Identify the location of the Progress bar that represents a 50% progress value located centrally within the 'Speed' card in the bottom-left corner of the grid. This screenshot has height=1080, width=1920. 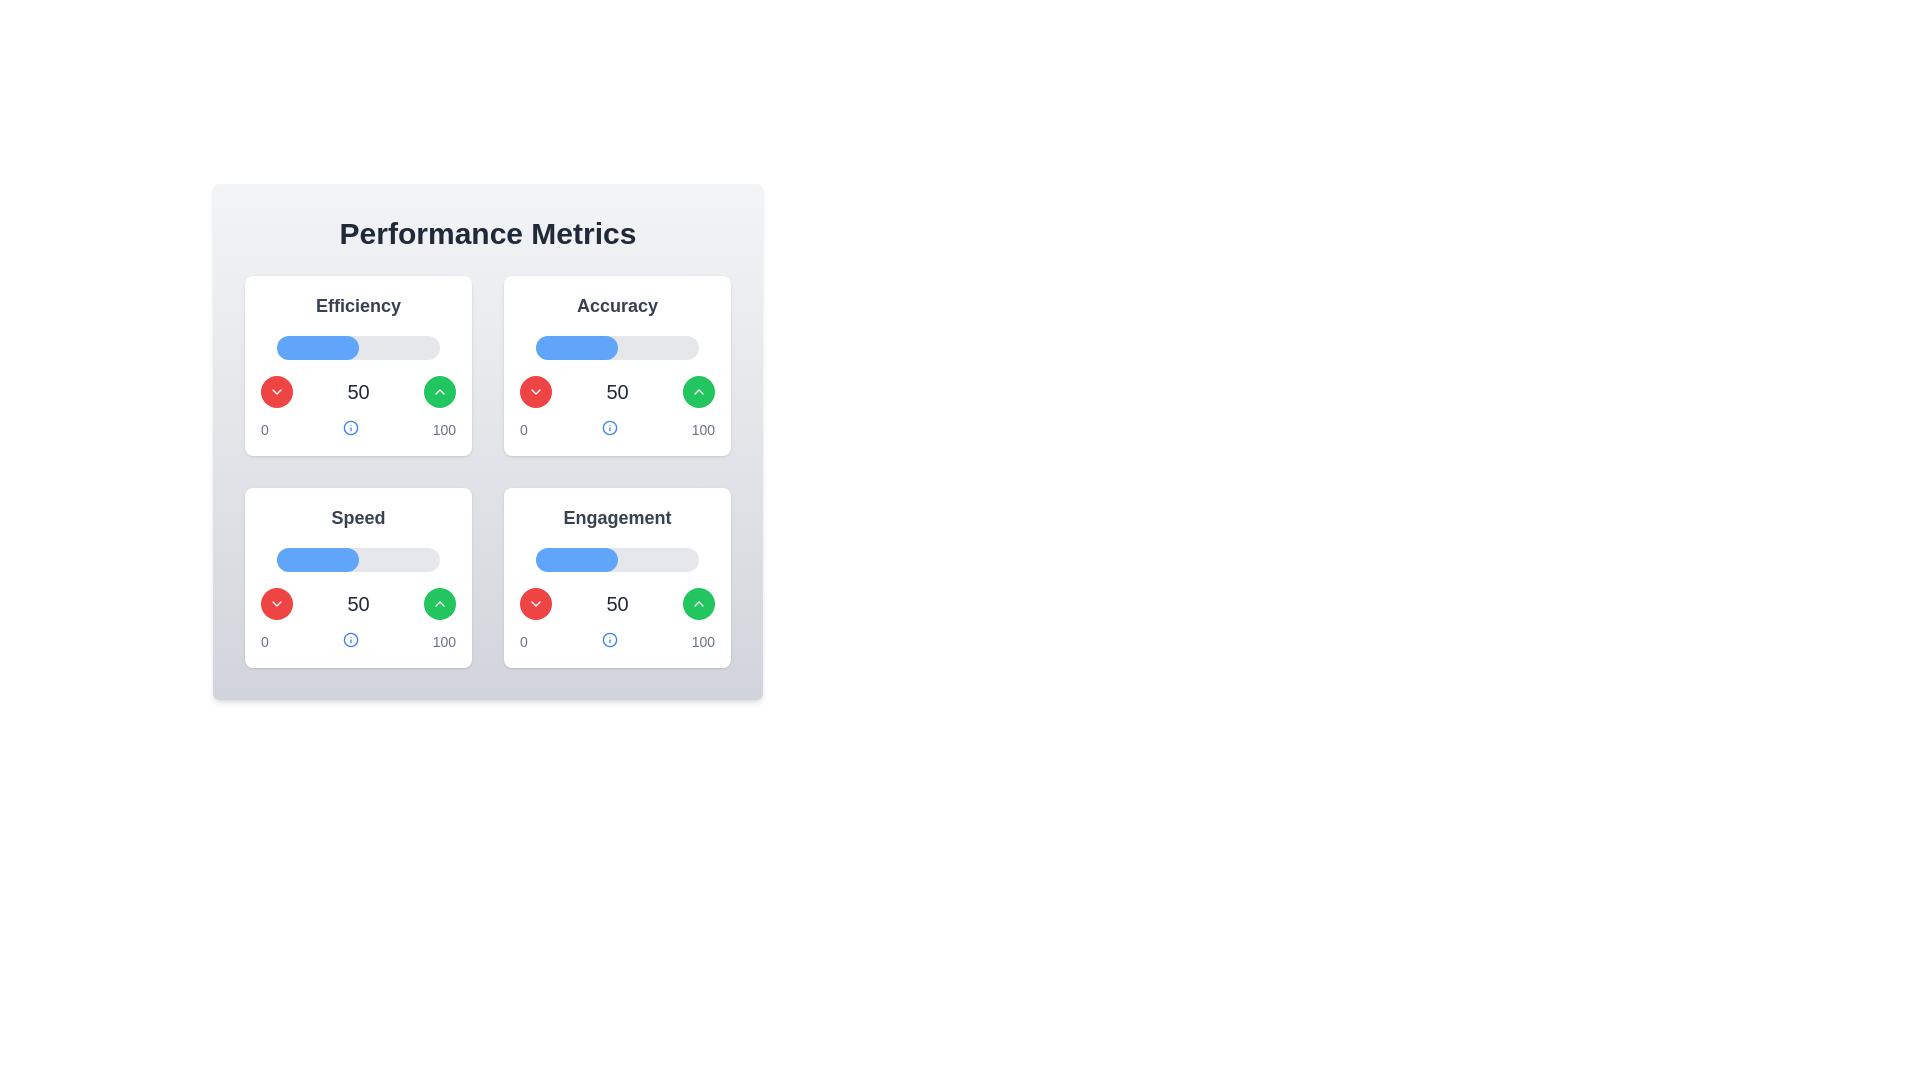
(358, 559).